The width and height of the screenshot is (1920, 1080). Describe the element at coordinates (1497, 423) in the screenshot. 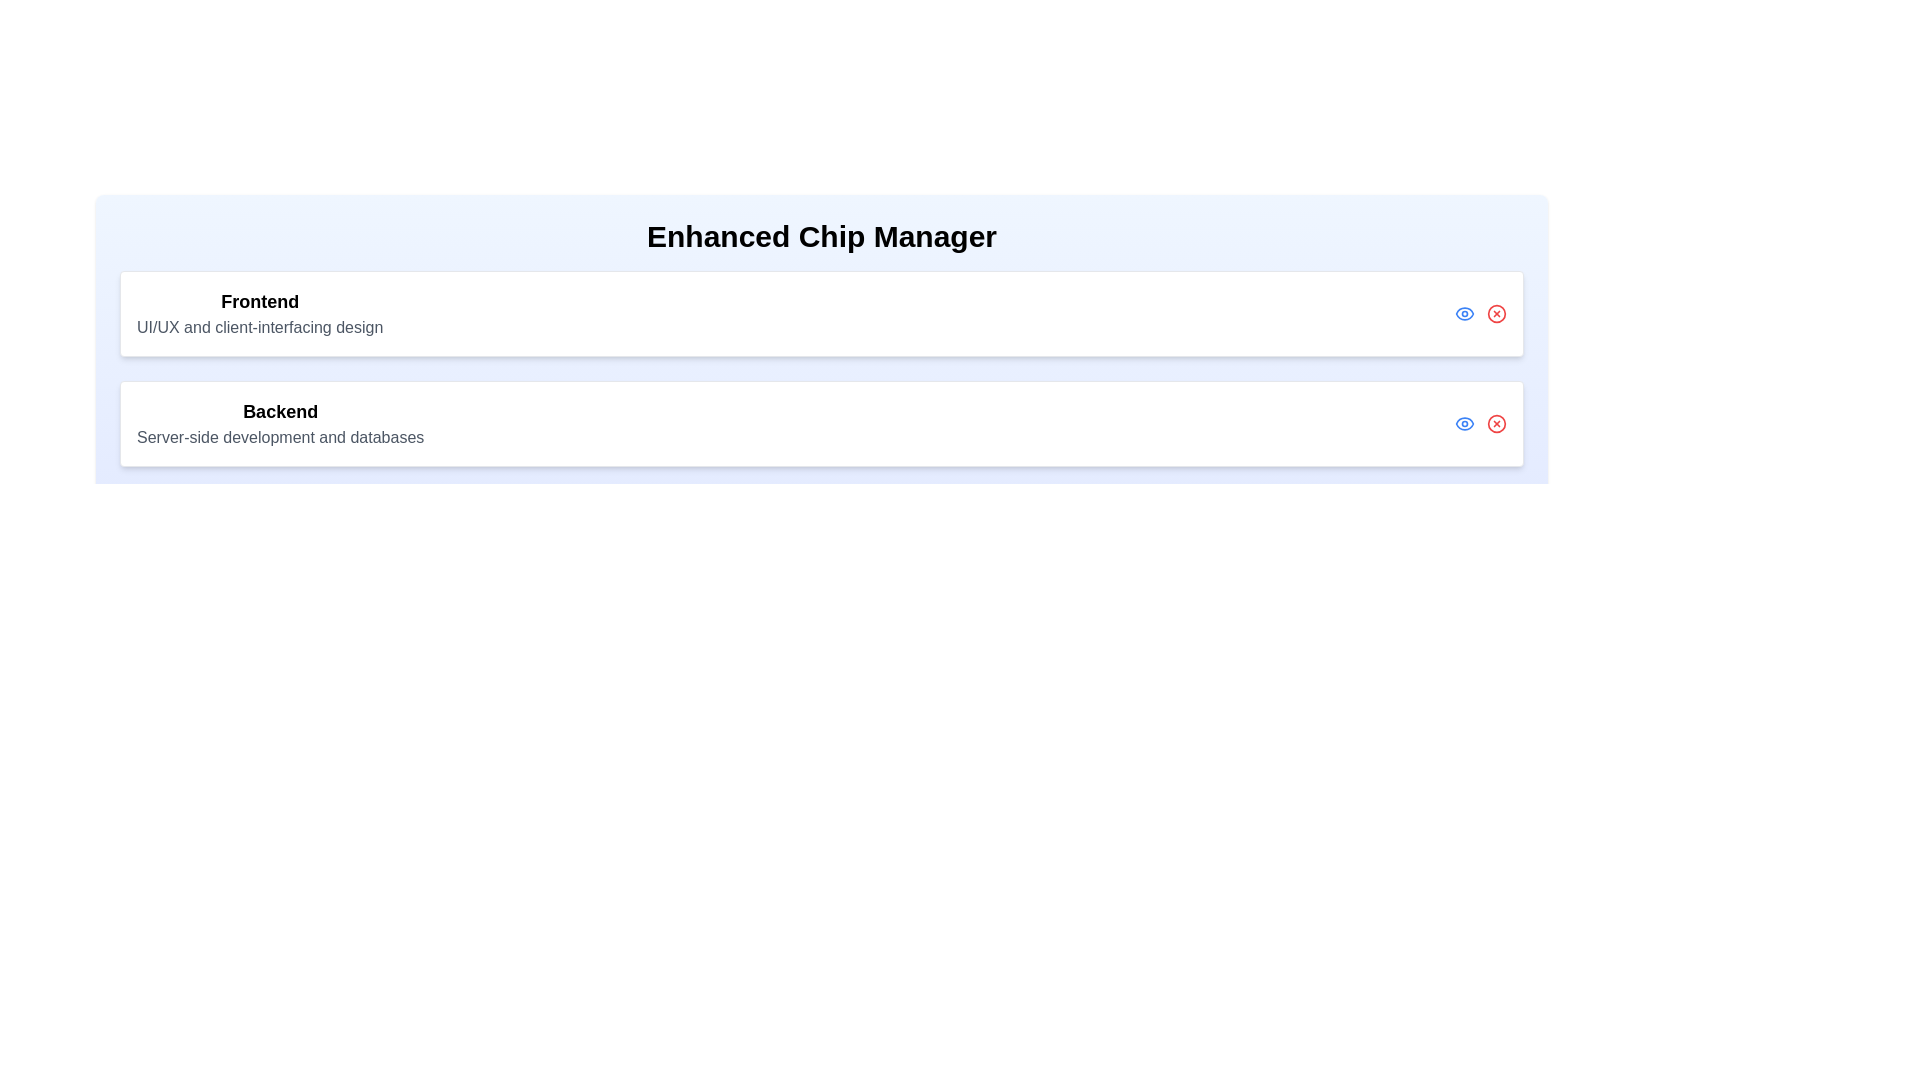

I see `remove button for the item with the name Backend` at that location.